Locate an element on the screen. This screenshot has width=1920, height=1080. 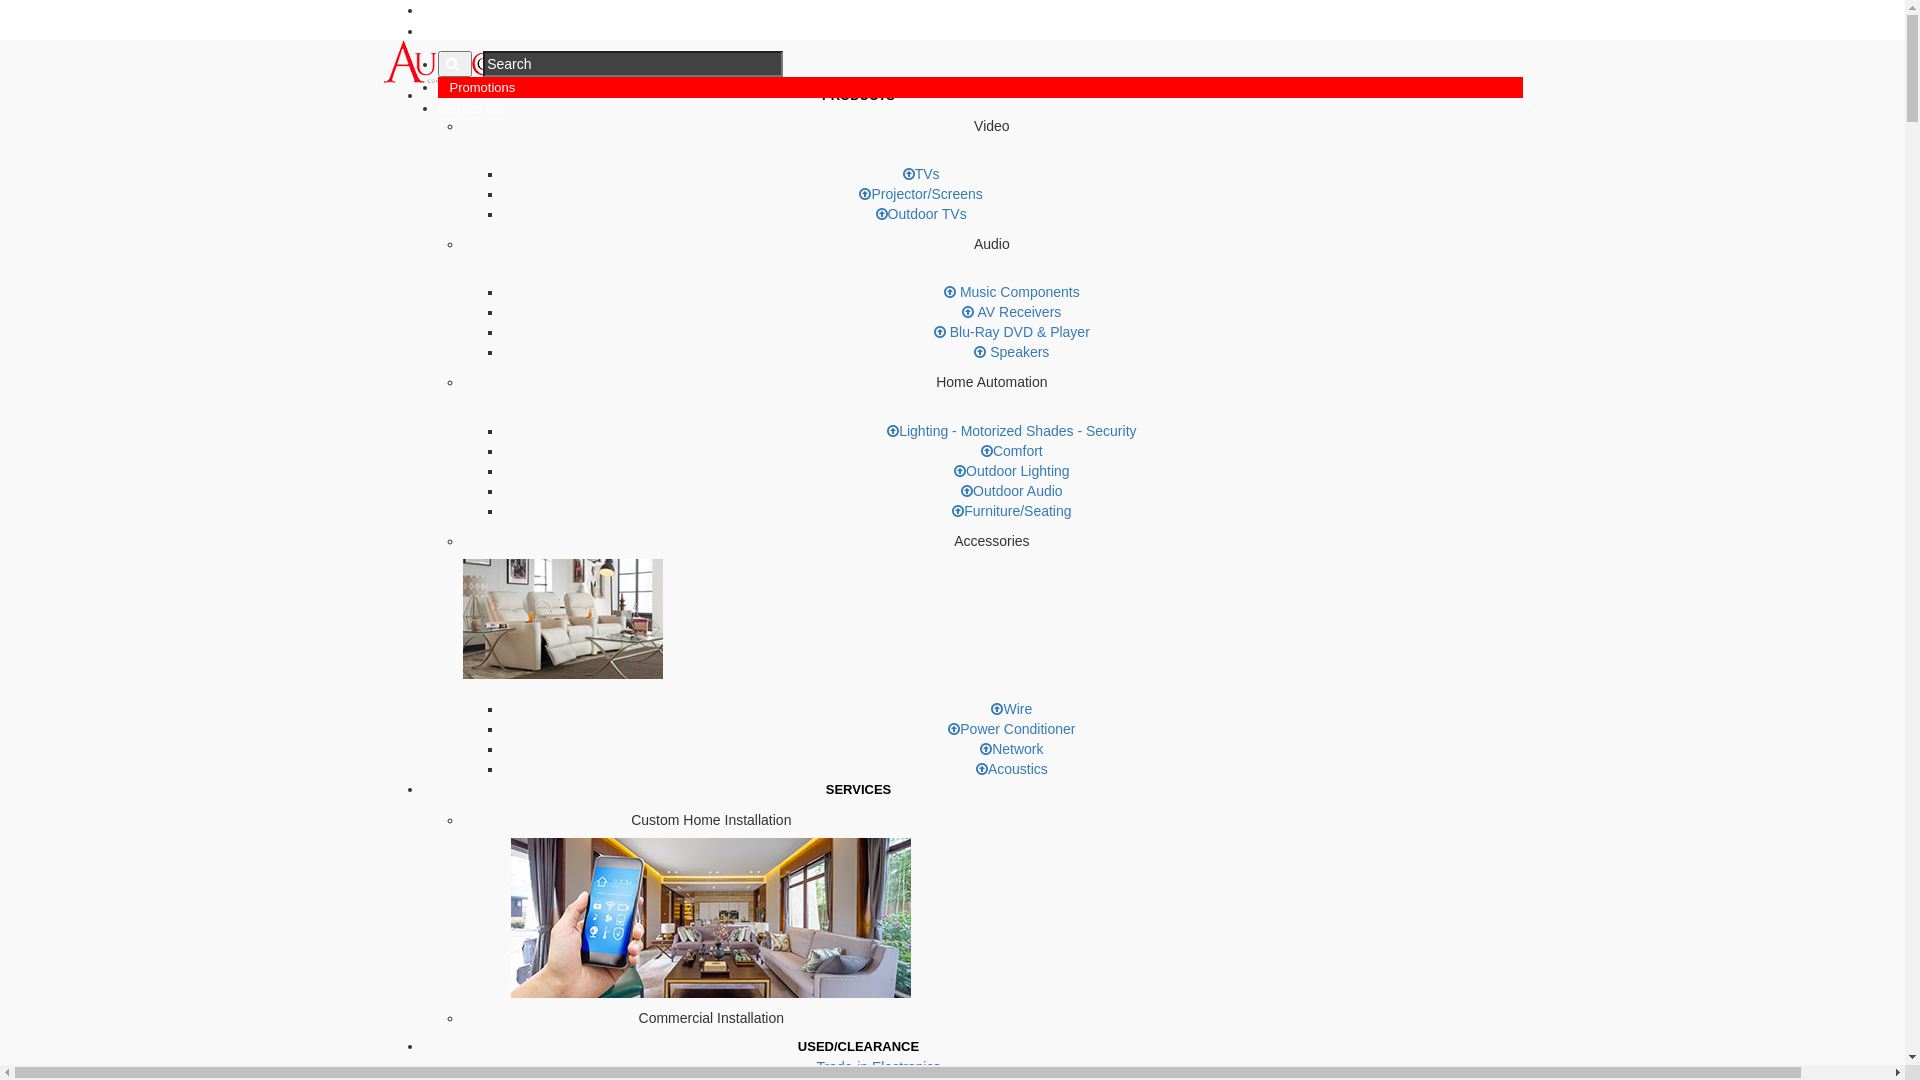
'Music Components' is located at coordinates (1012, 292).